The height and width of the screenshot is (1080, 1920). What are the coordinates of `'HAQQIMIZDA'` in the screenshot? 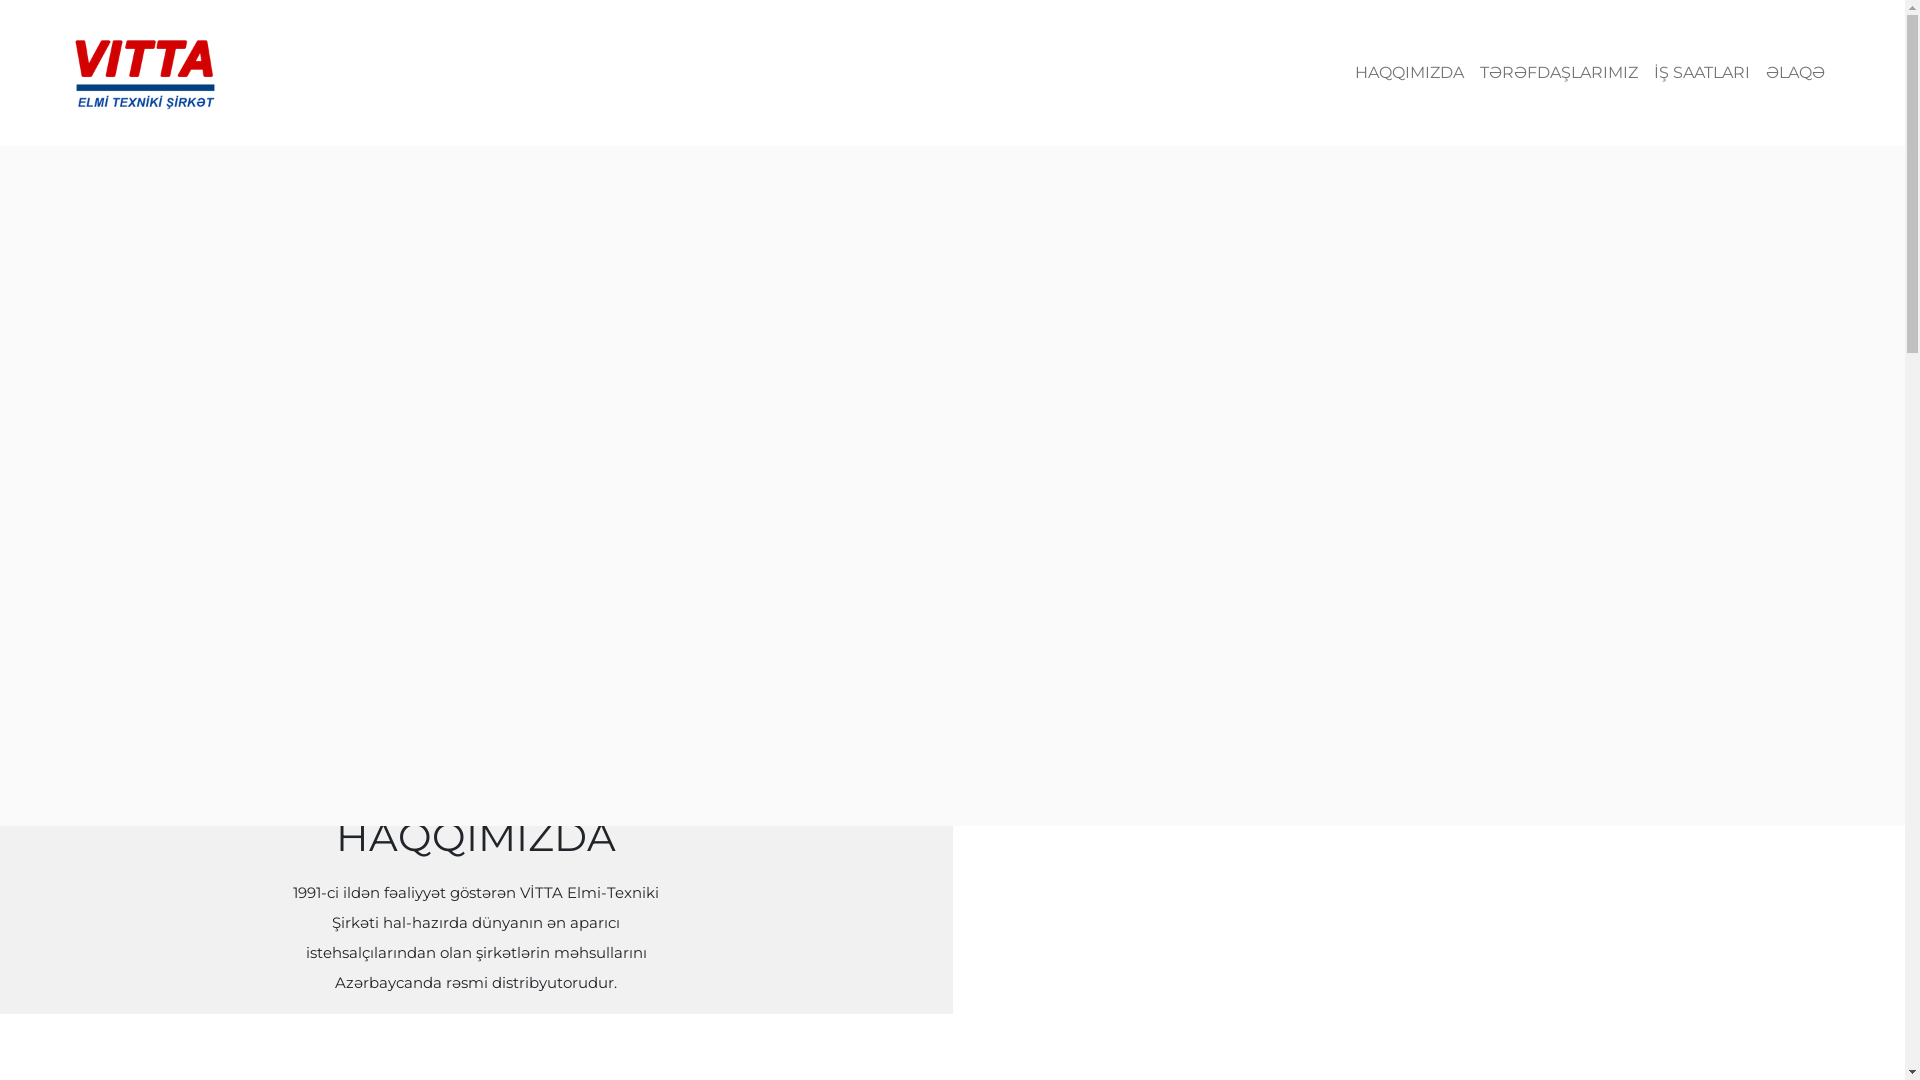 It's located at (1408, 72).